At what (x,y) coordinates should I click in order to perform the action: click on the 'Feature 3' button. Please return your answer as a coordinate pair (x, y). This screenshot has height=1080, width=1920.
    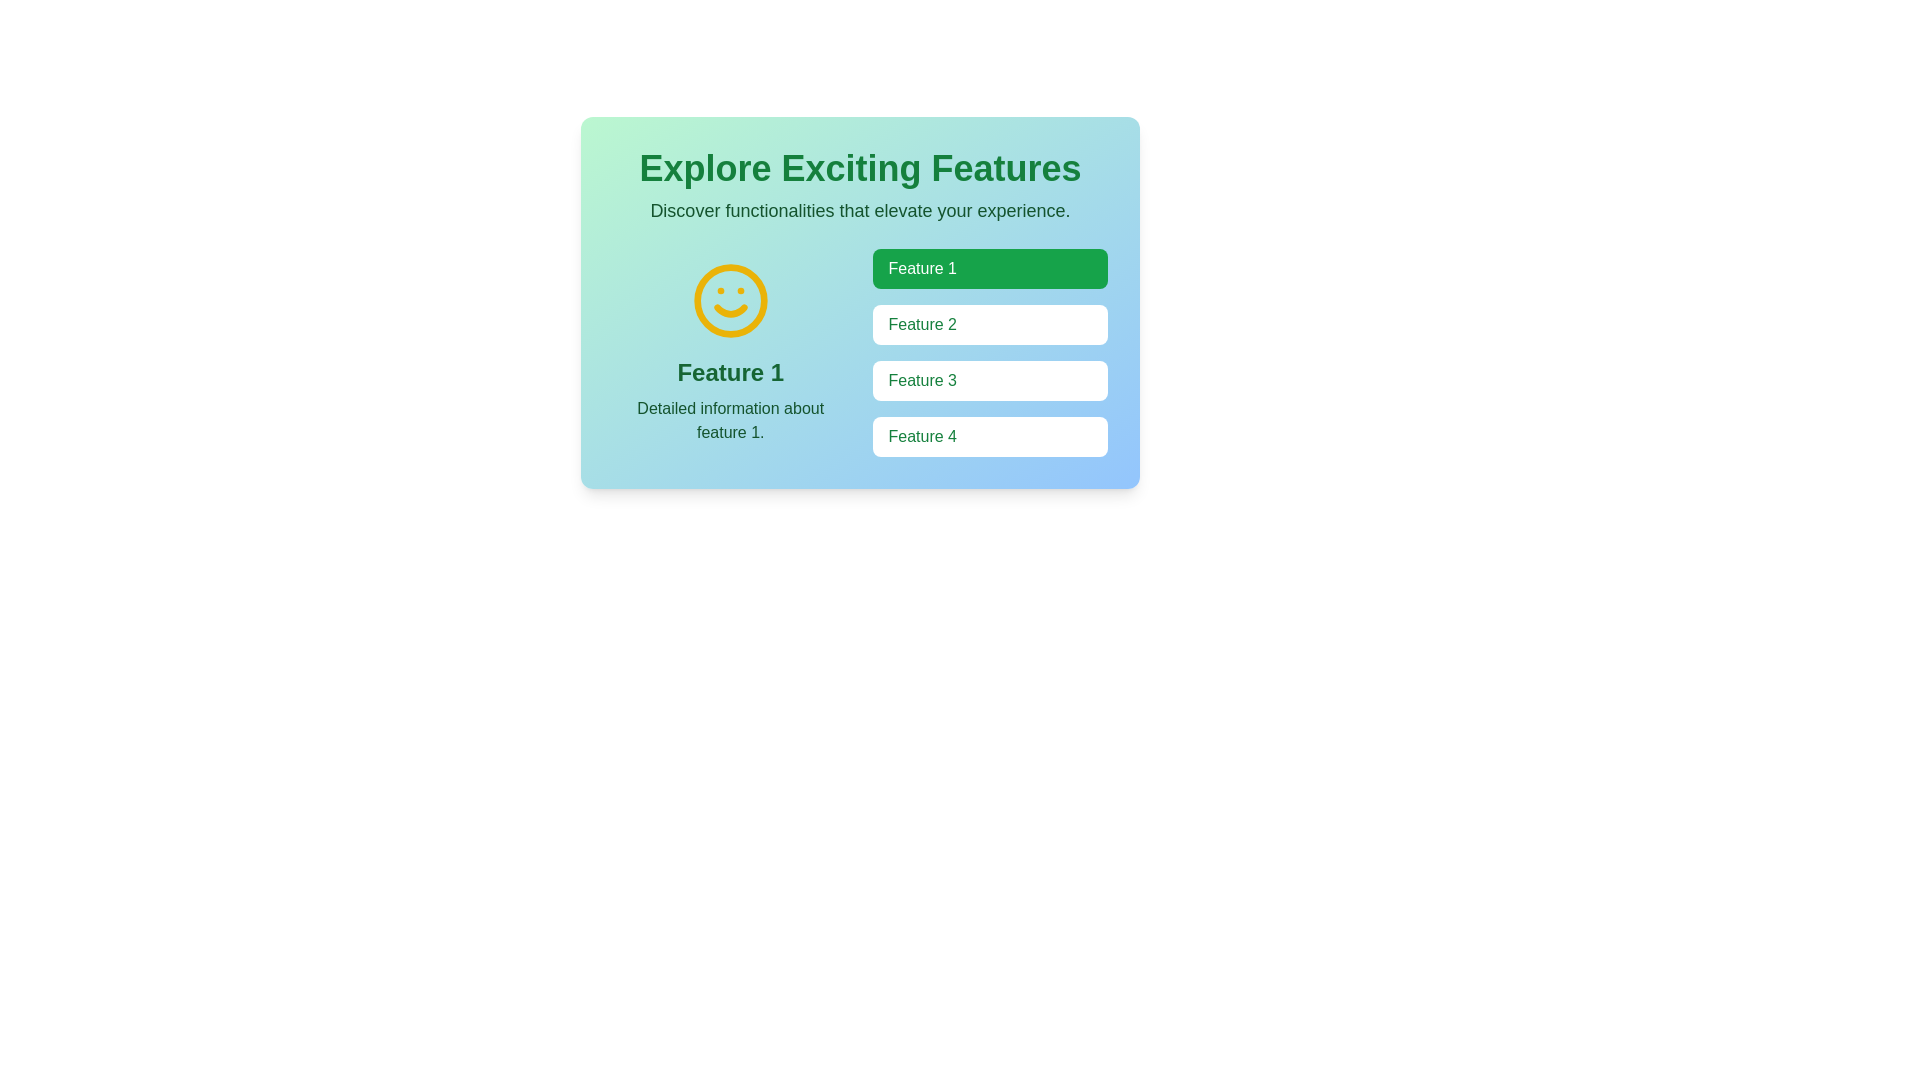
    Looking at the image, I should click on (990, 381).